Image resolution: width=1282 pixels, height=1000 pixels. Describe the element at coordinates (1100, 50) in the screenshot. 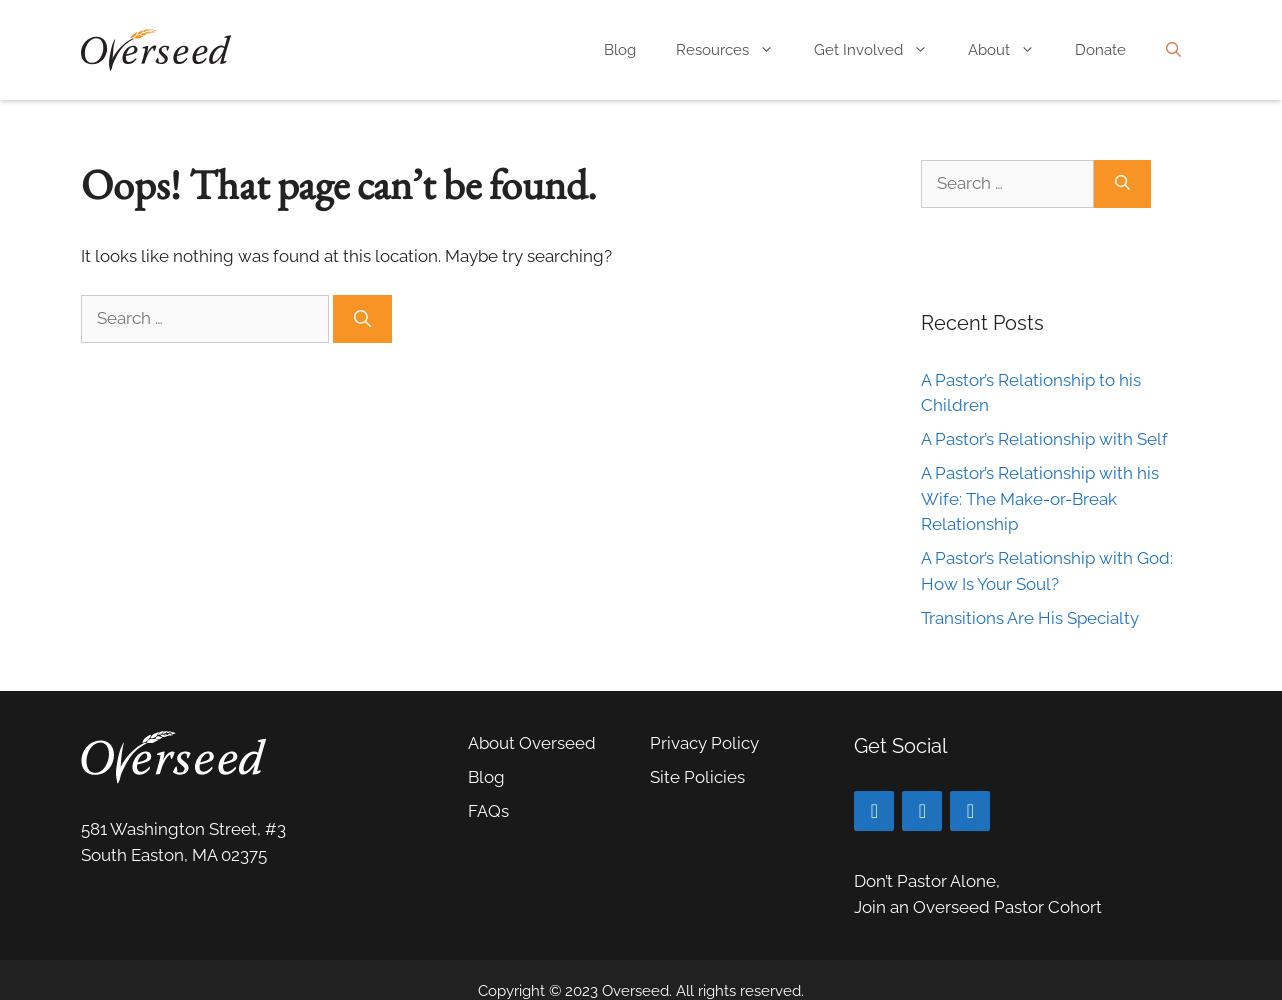

I see `'Donate'` at that location.